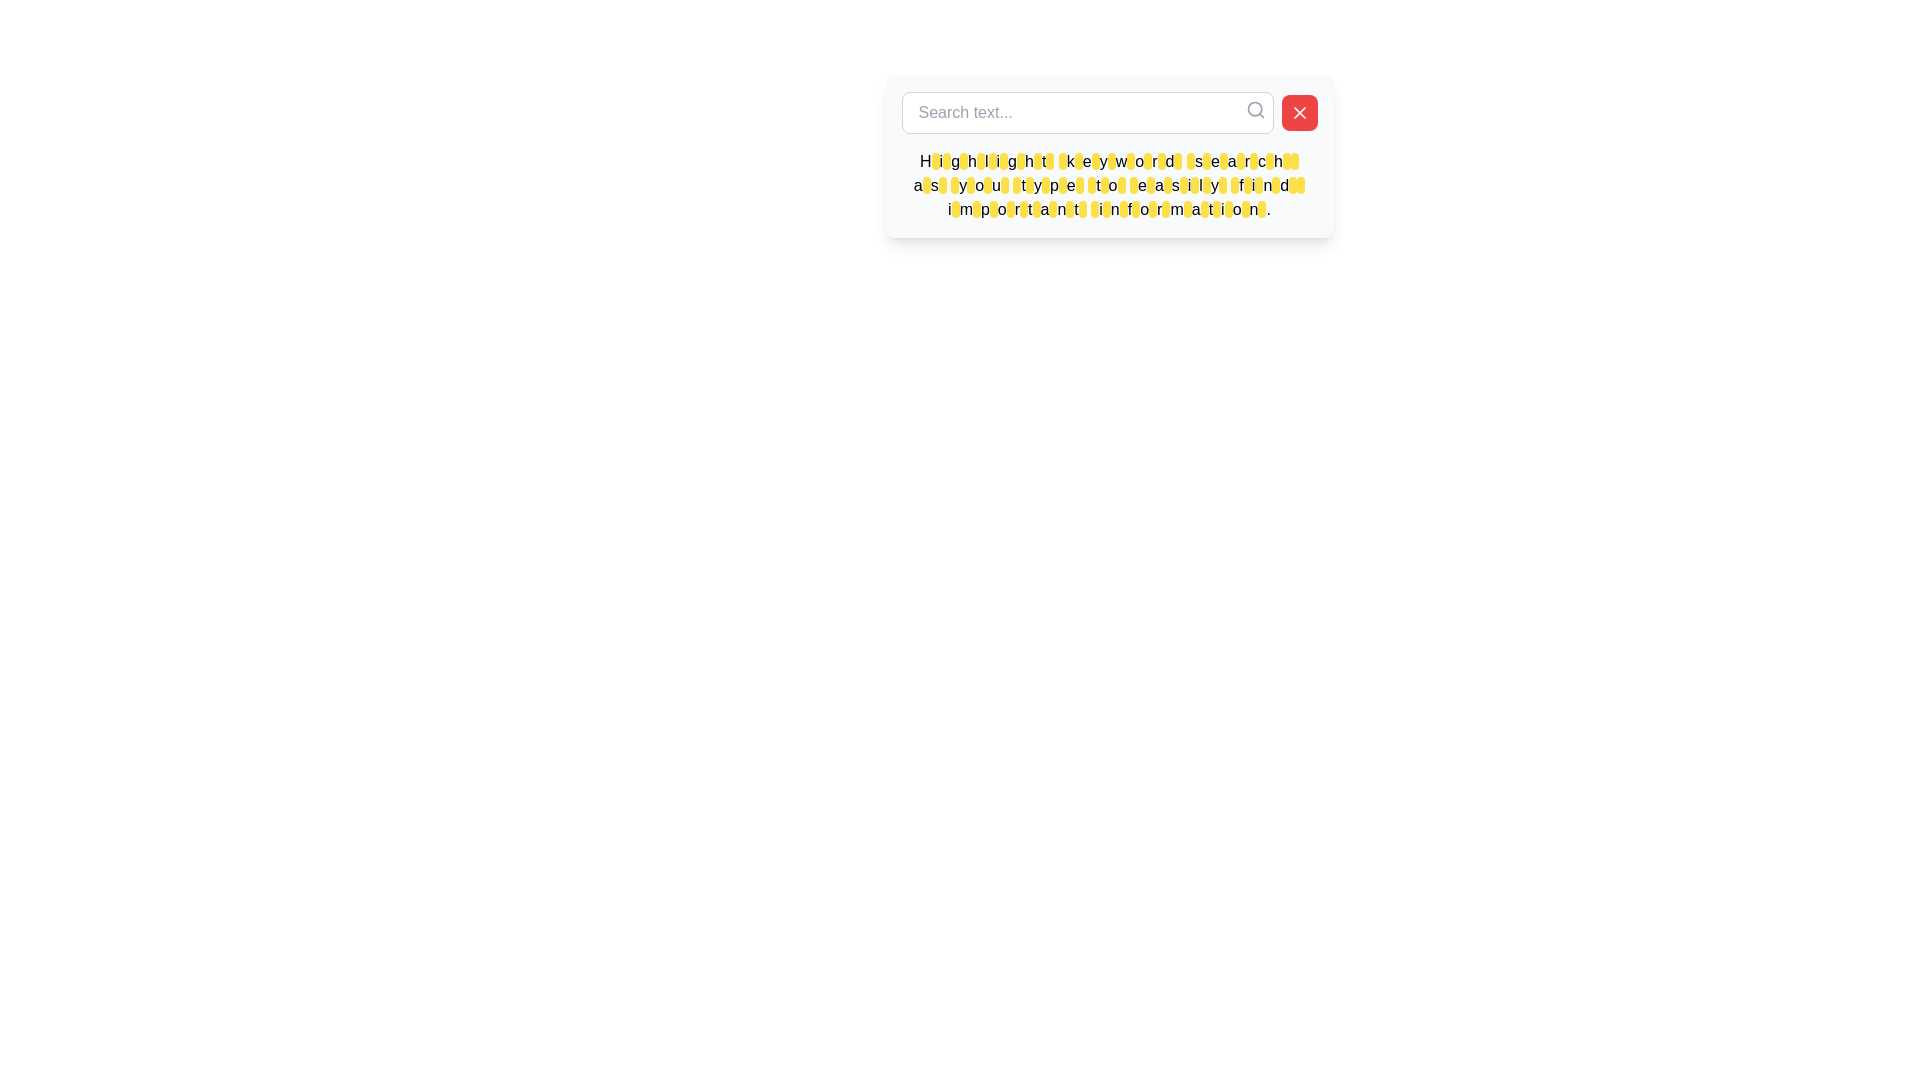 The height and width of the screenshot is (1080, 1920). Describe the element at coordinates (1108, 156) in the screenshot. I see `the text block containing the message 'Highlight keyword search as you type to easily find important information.' to read the text` at that location.